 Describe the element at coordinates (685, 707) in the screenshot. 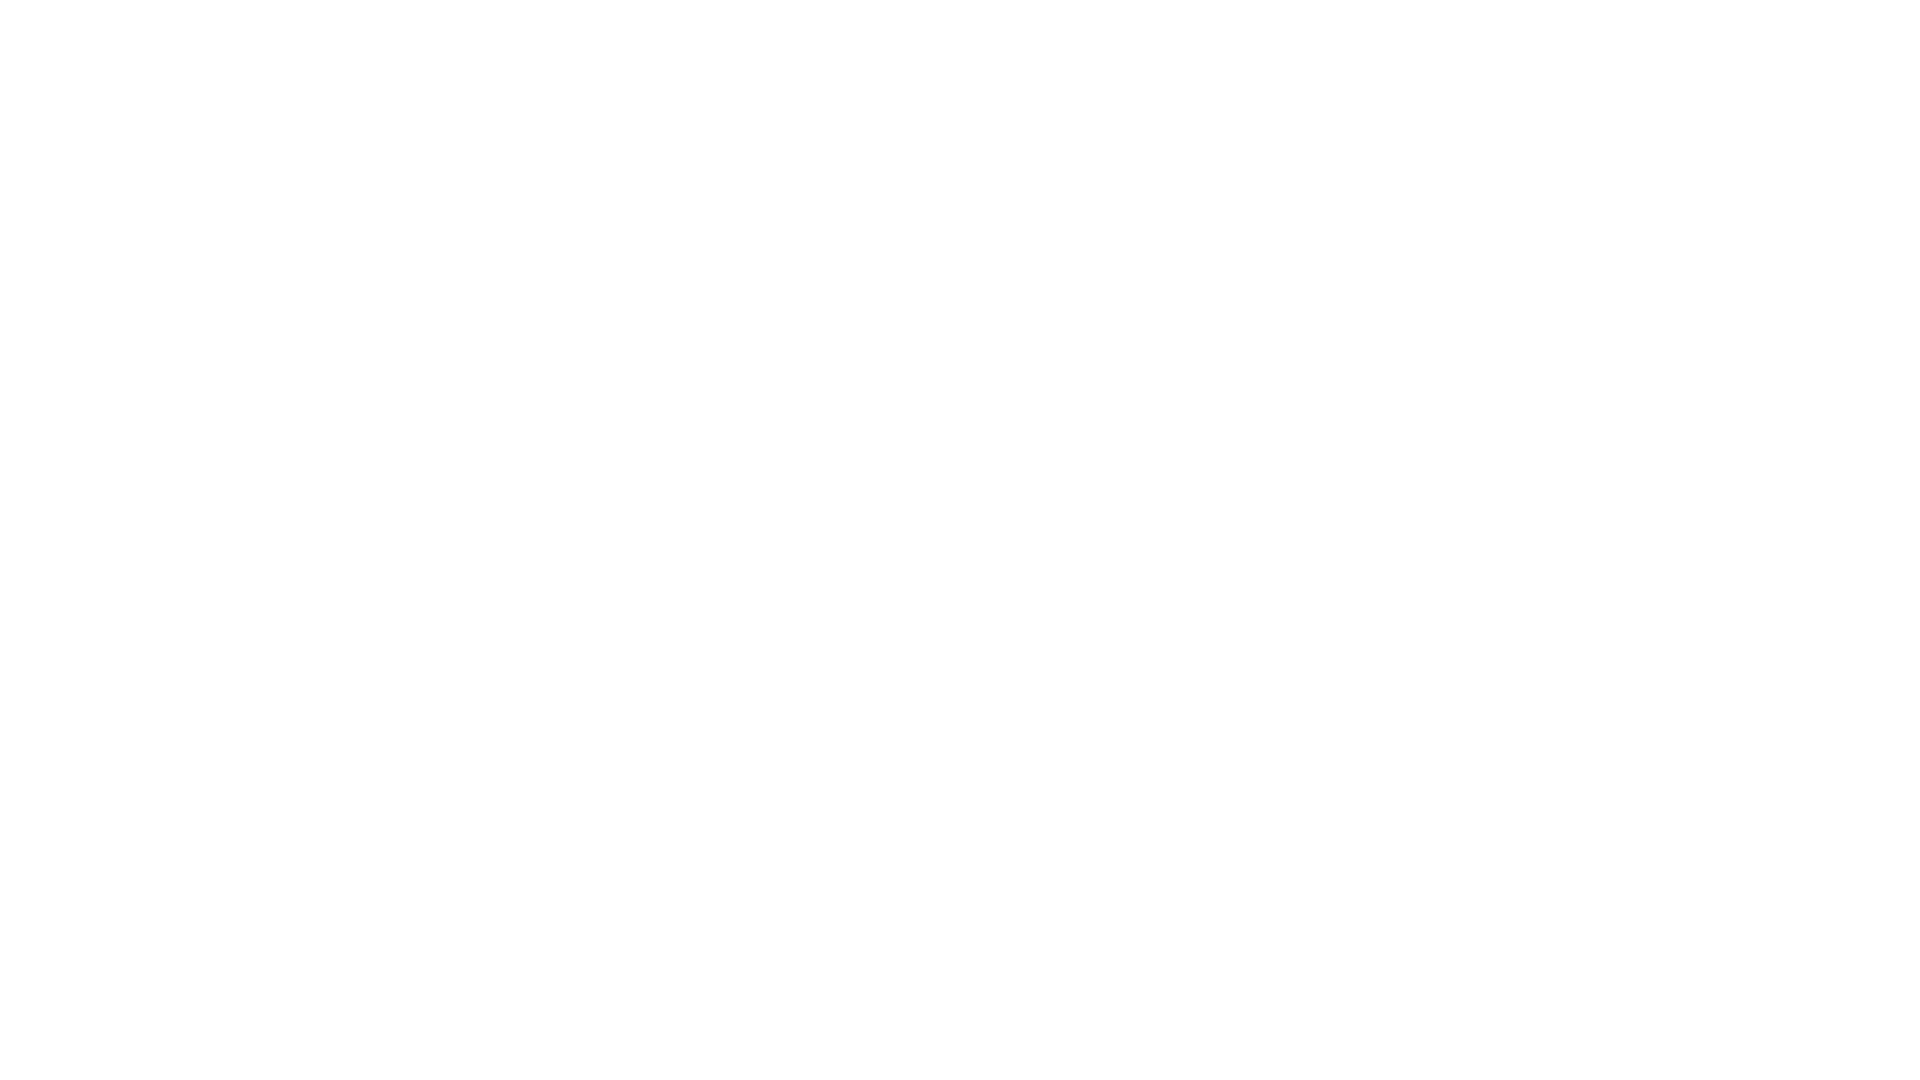

I see `Datova schranka Datova schranka Vyuzijte prihlasovaci udaje do vasi datove schranky` at that location.